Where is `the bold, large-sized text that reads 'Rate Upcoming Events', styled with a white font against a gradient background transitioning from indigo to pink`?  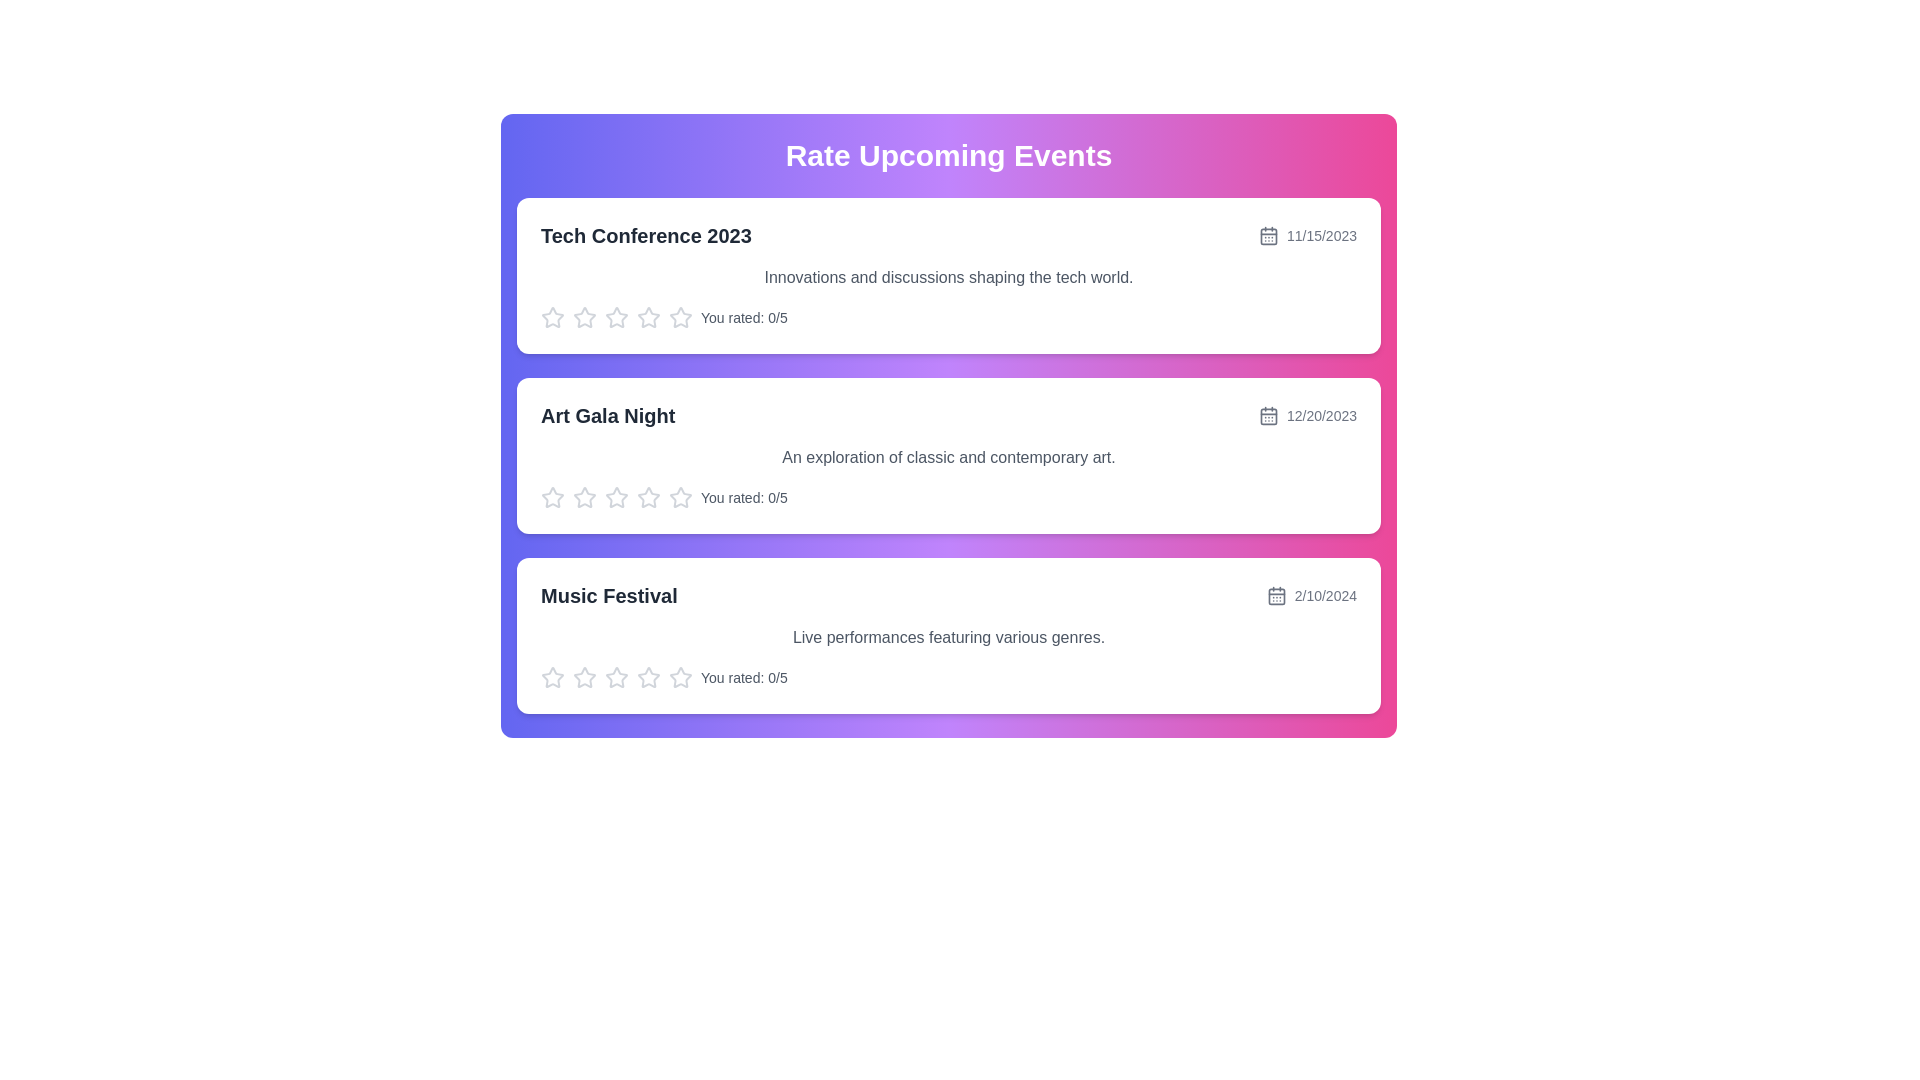 the bold, large-sized text that reads 'Rate Upcoming Events', styled with a white font against a gradient background transitioning from indigo to pink is located at coordinates (948, 154).